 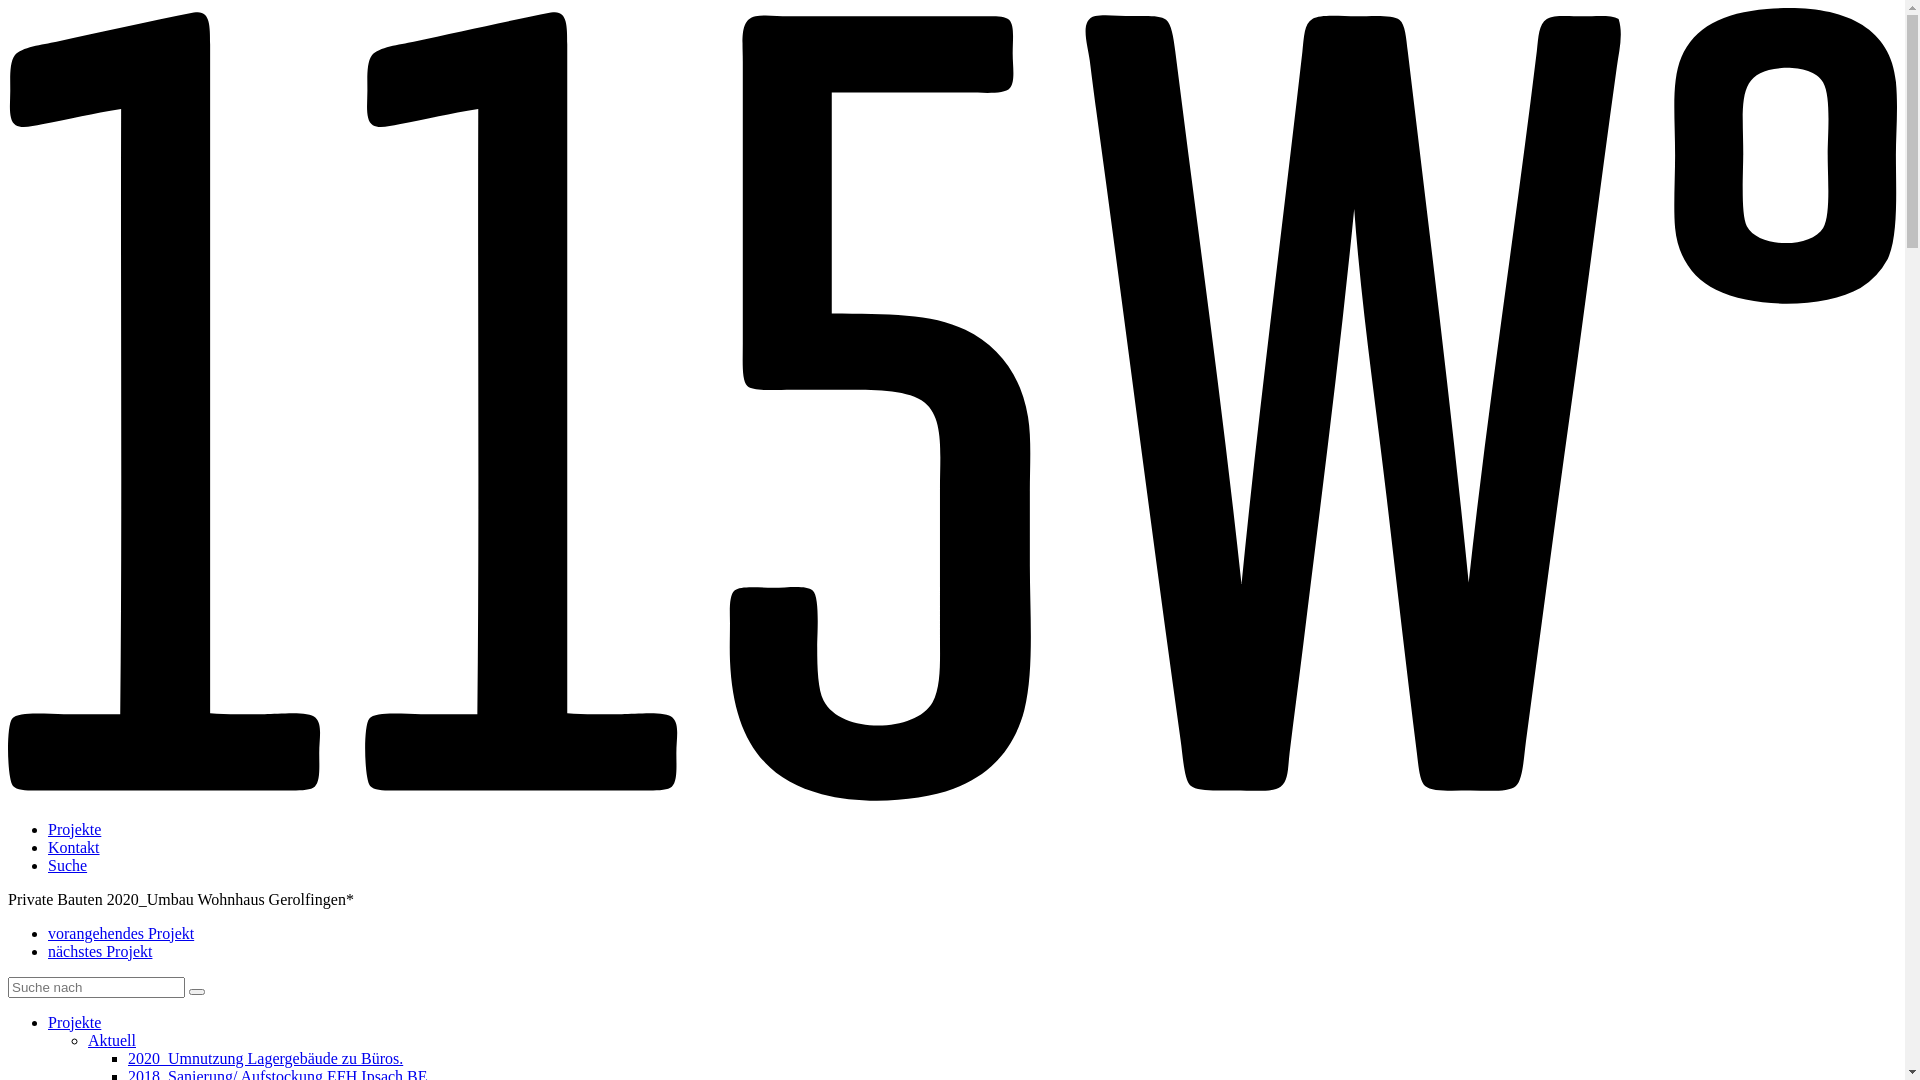 What do you see at coordinates (110, 1039) in the screenshot?
I see `'Aktuell'` at bounding box center [110, 1039].